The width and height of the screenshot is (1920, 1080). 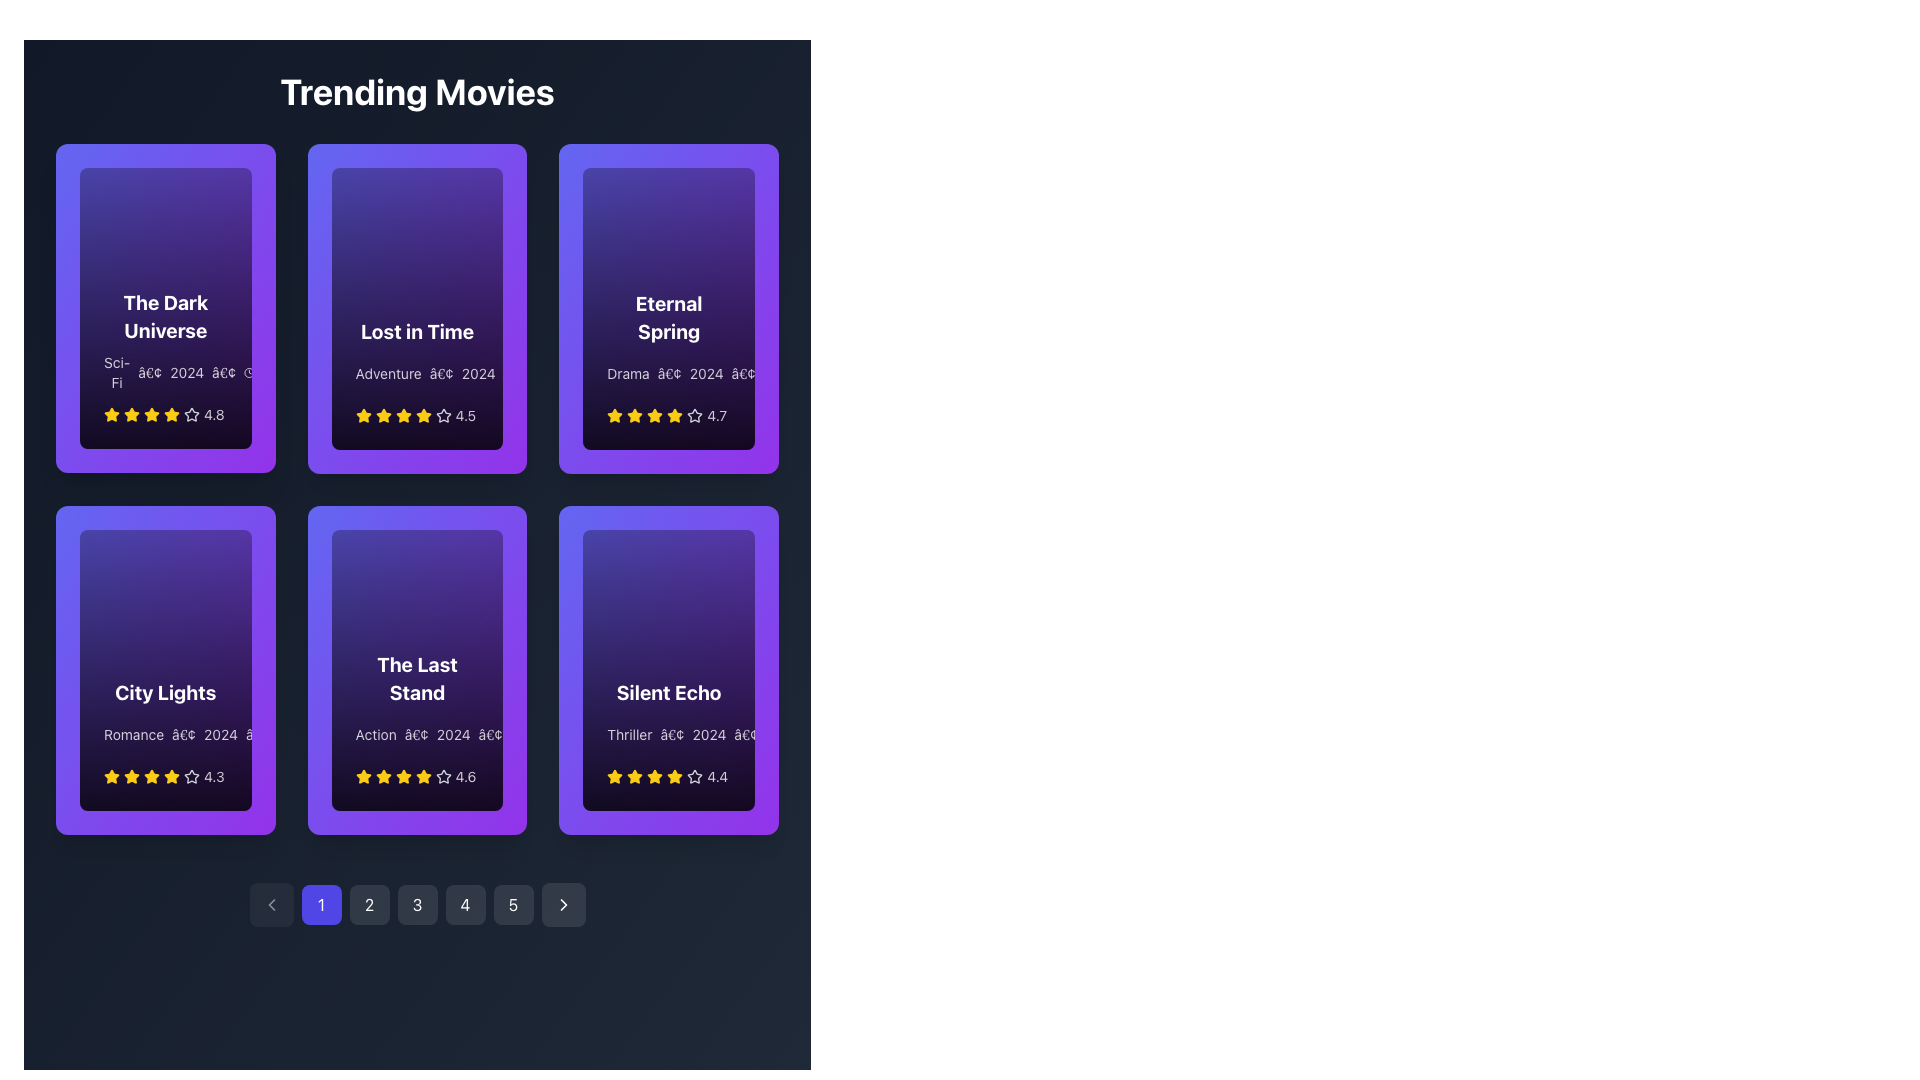 What do you see at coordinates (192, 774) in the screenshot?
I see `the seventh star-shaped icon in the rating system located beneath the text 'City Lights'` at bounding box center [192, 774].